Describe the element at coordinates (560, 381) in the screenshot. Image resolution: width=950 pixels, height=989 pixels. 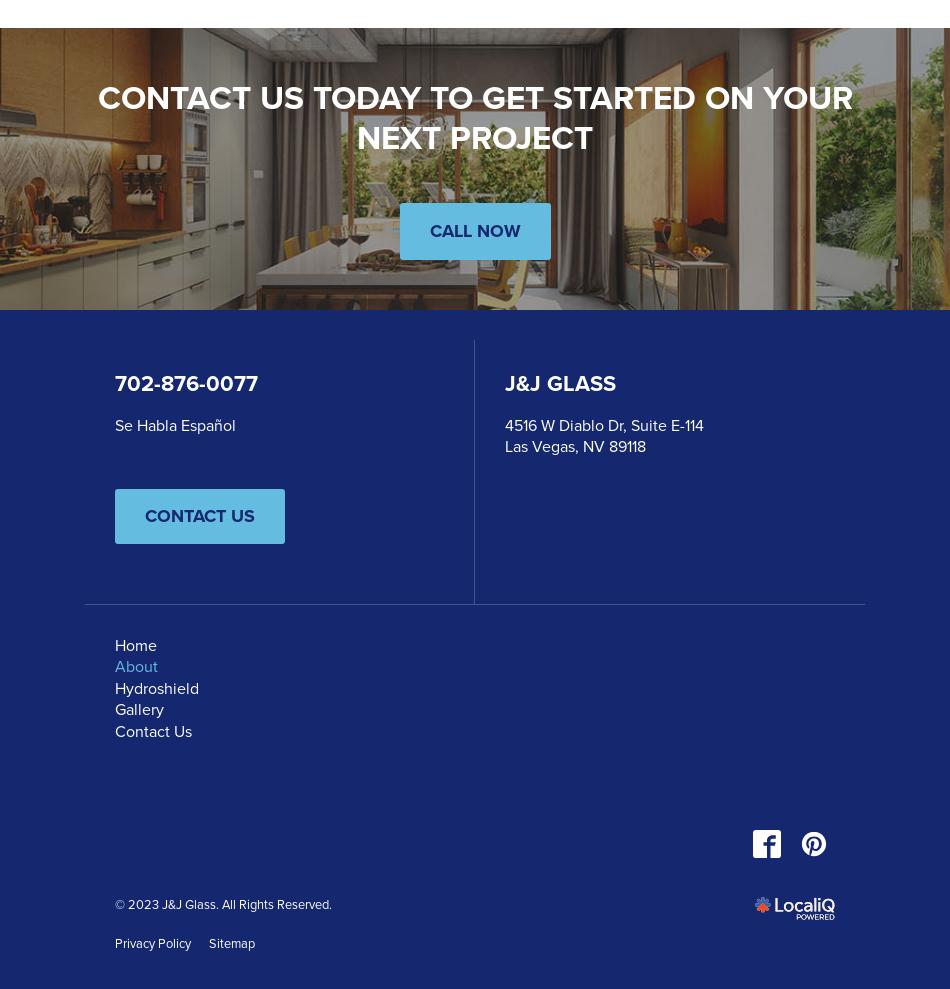
I see `'J&J Glass'` at that location.